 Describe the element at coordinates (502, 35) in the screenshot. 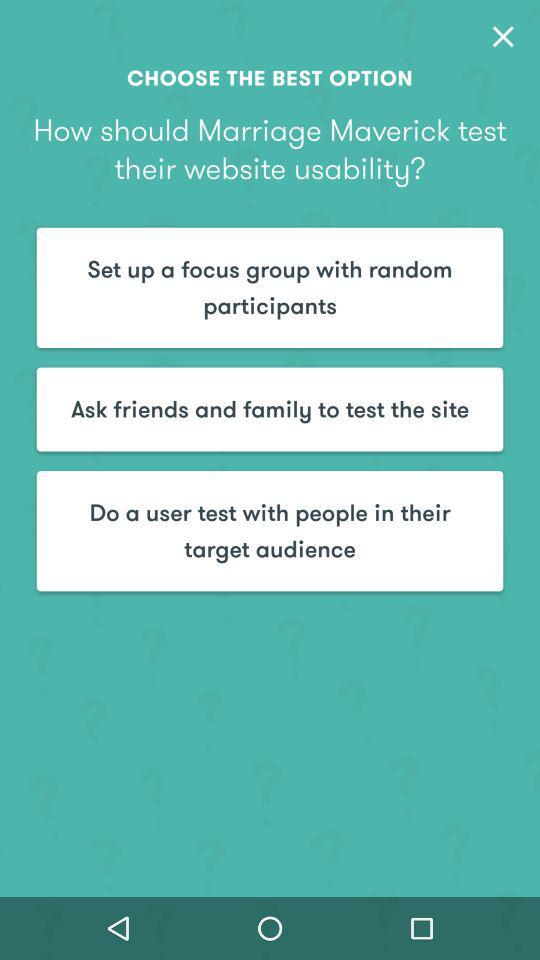

I see `item above how should marriage item` at that location.